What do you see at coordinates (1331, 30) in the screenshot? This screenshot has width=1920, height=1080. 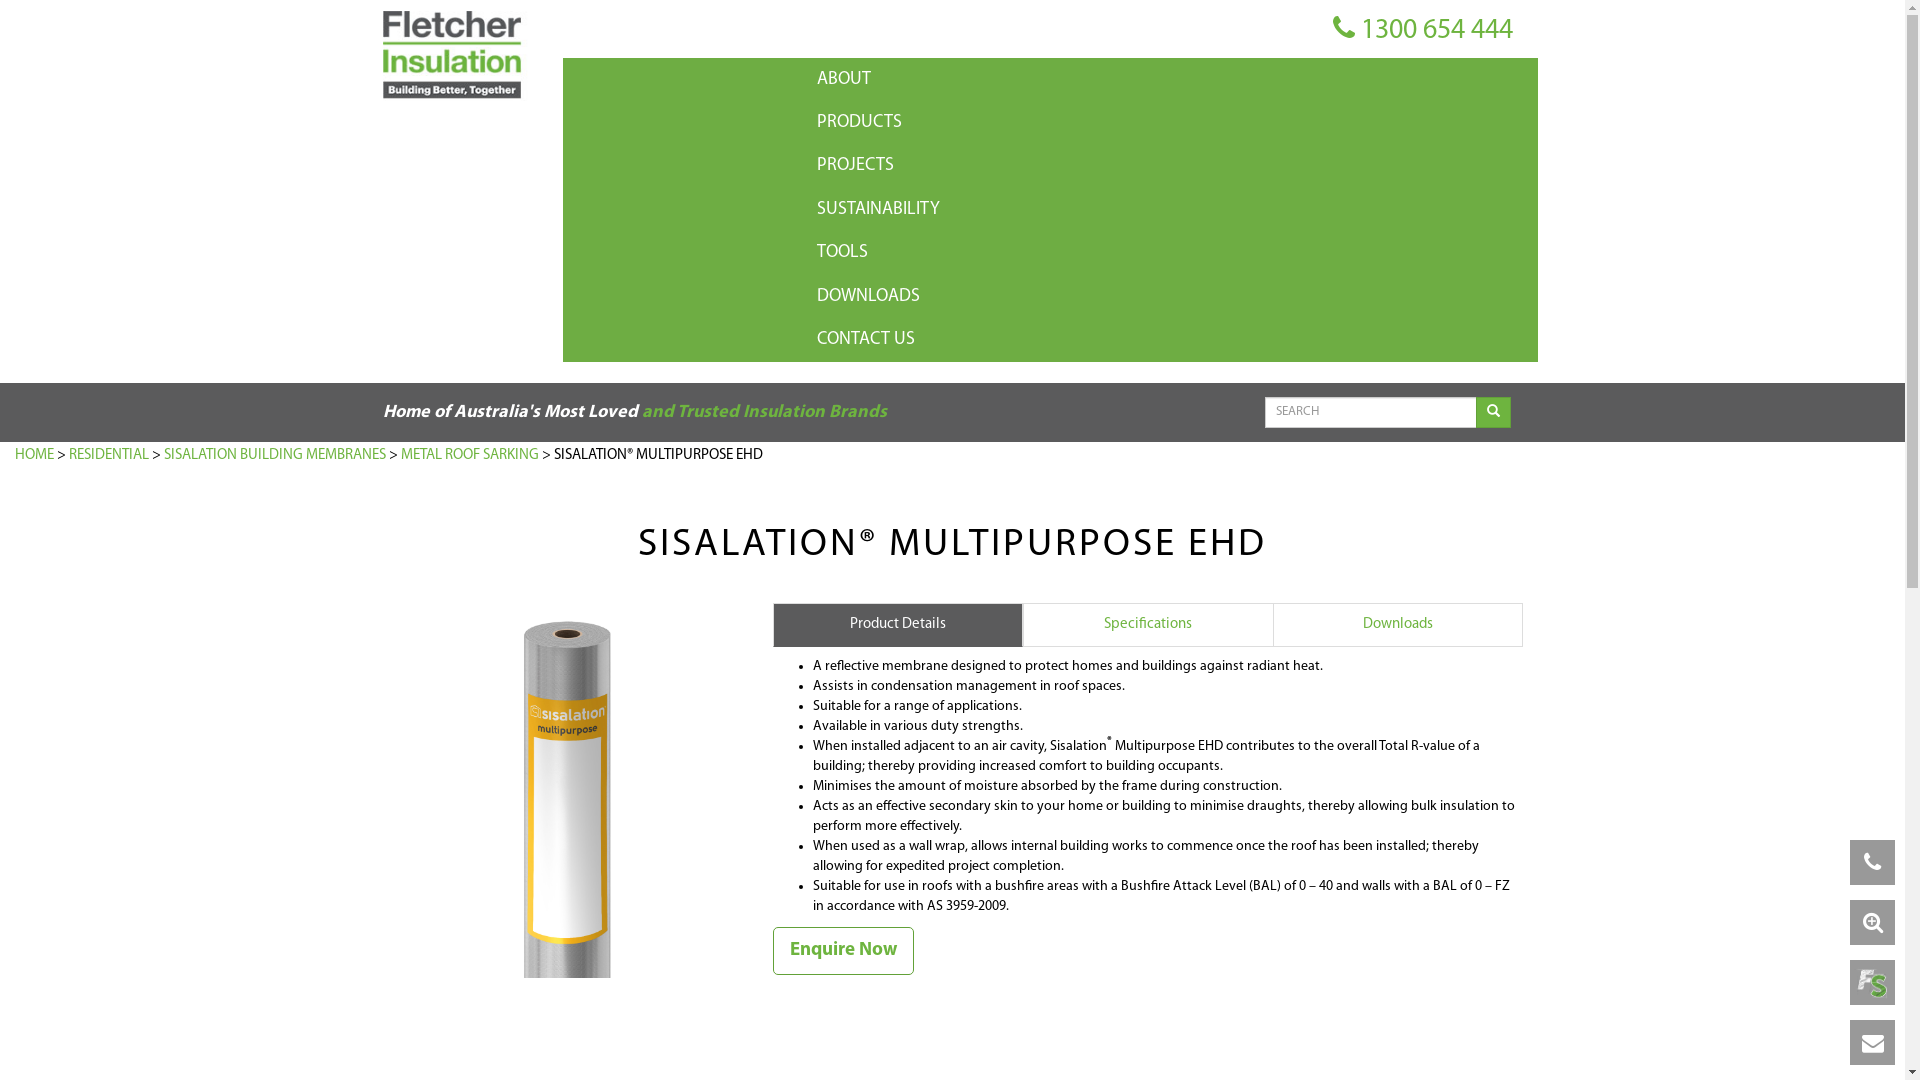 I see `'1300 654 444'` at bounding box center [1331, 30].